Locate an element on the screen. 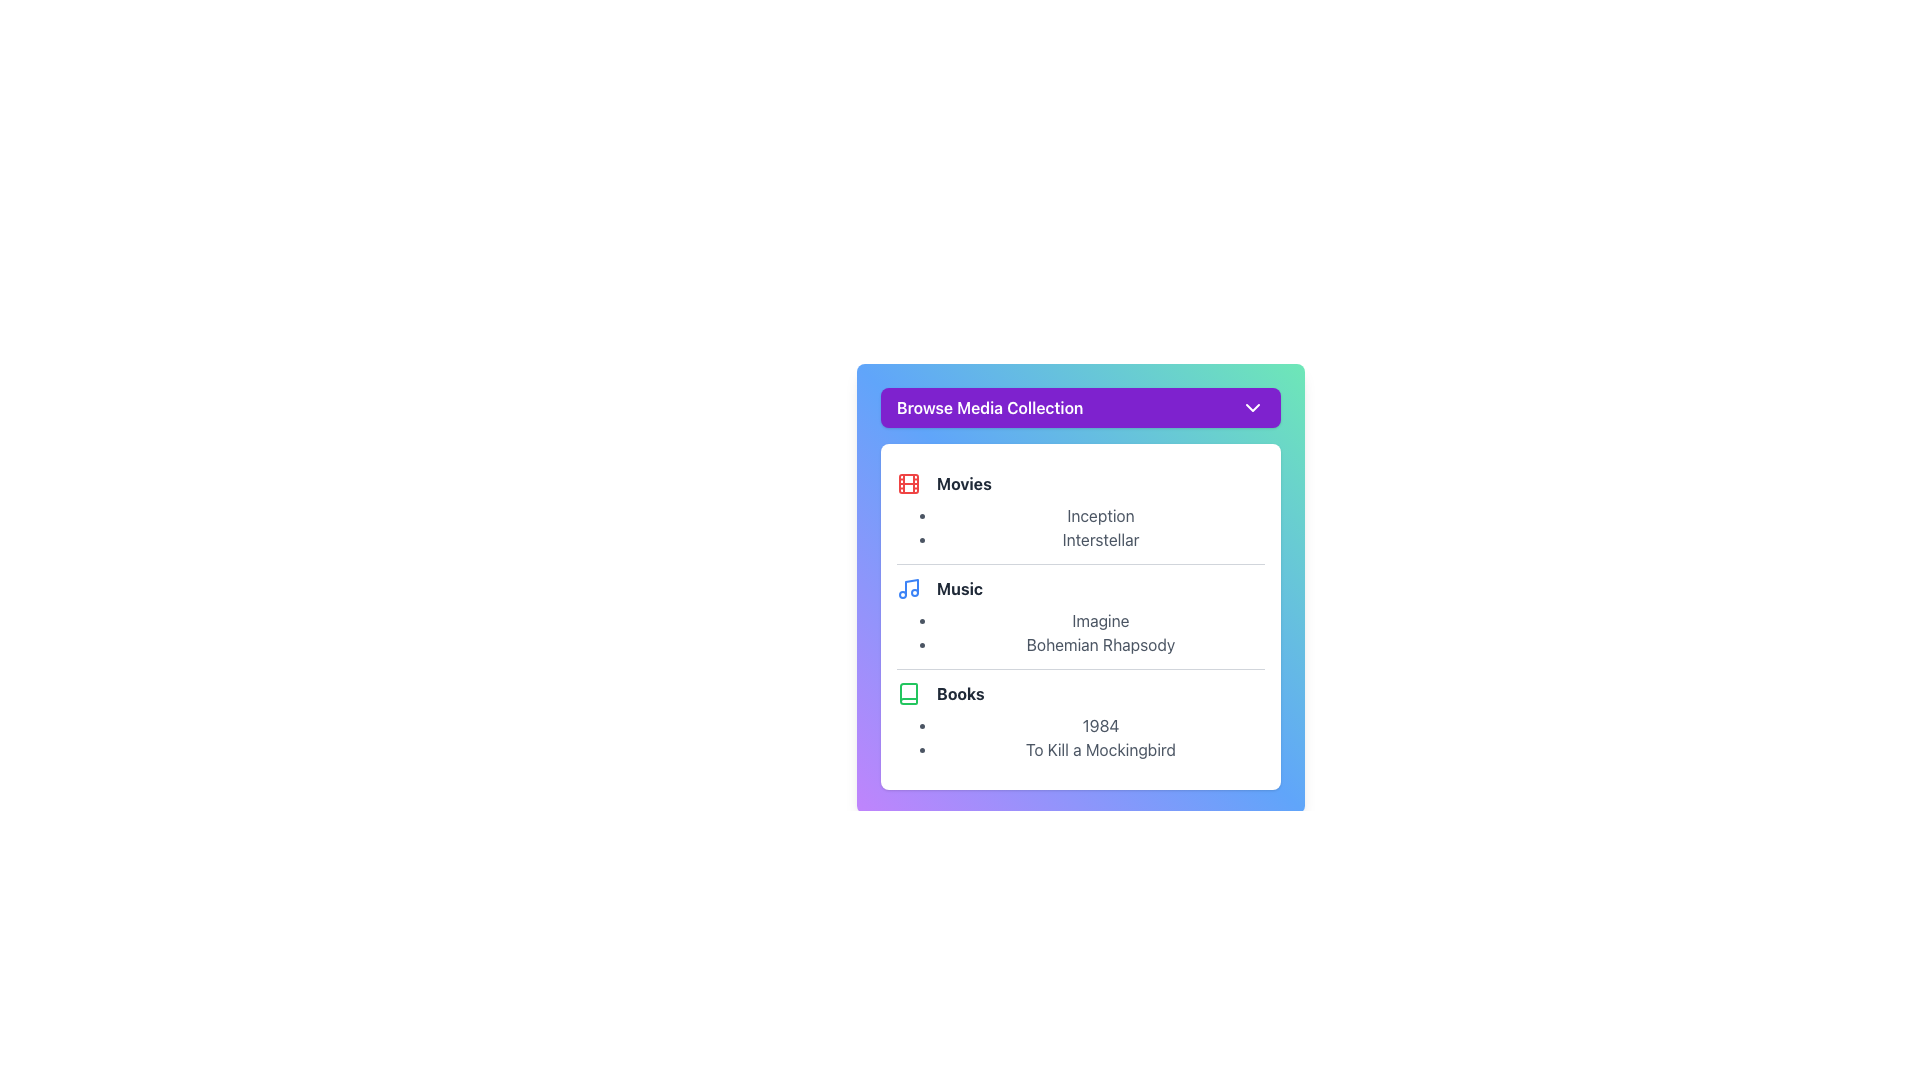  the bold text element displaying 'Books' in dark gray, located under the 'Music' category and aligned right of a green book icon is located at coordinates (960, 693).